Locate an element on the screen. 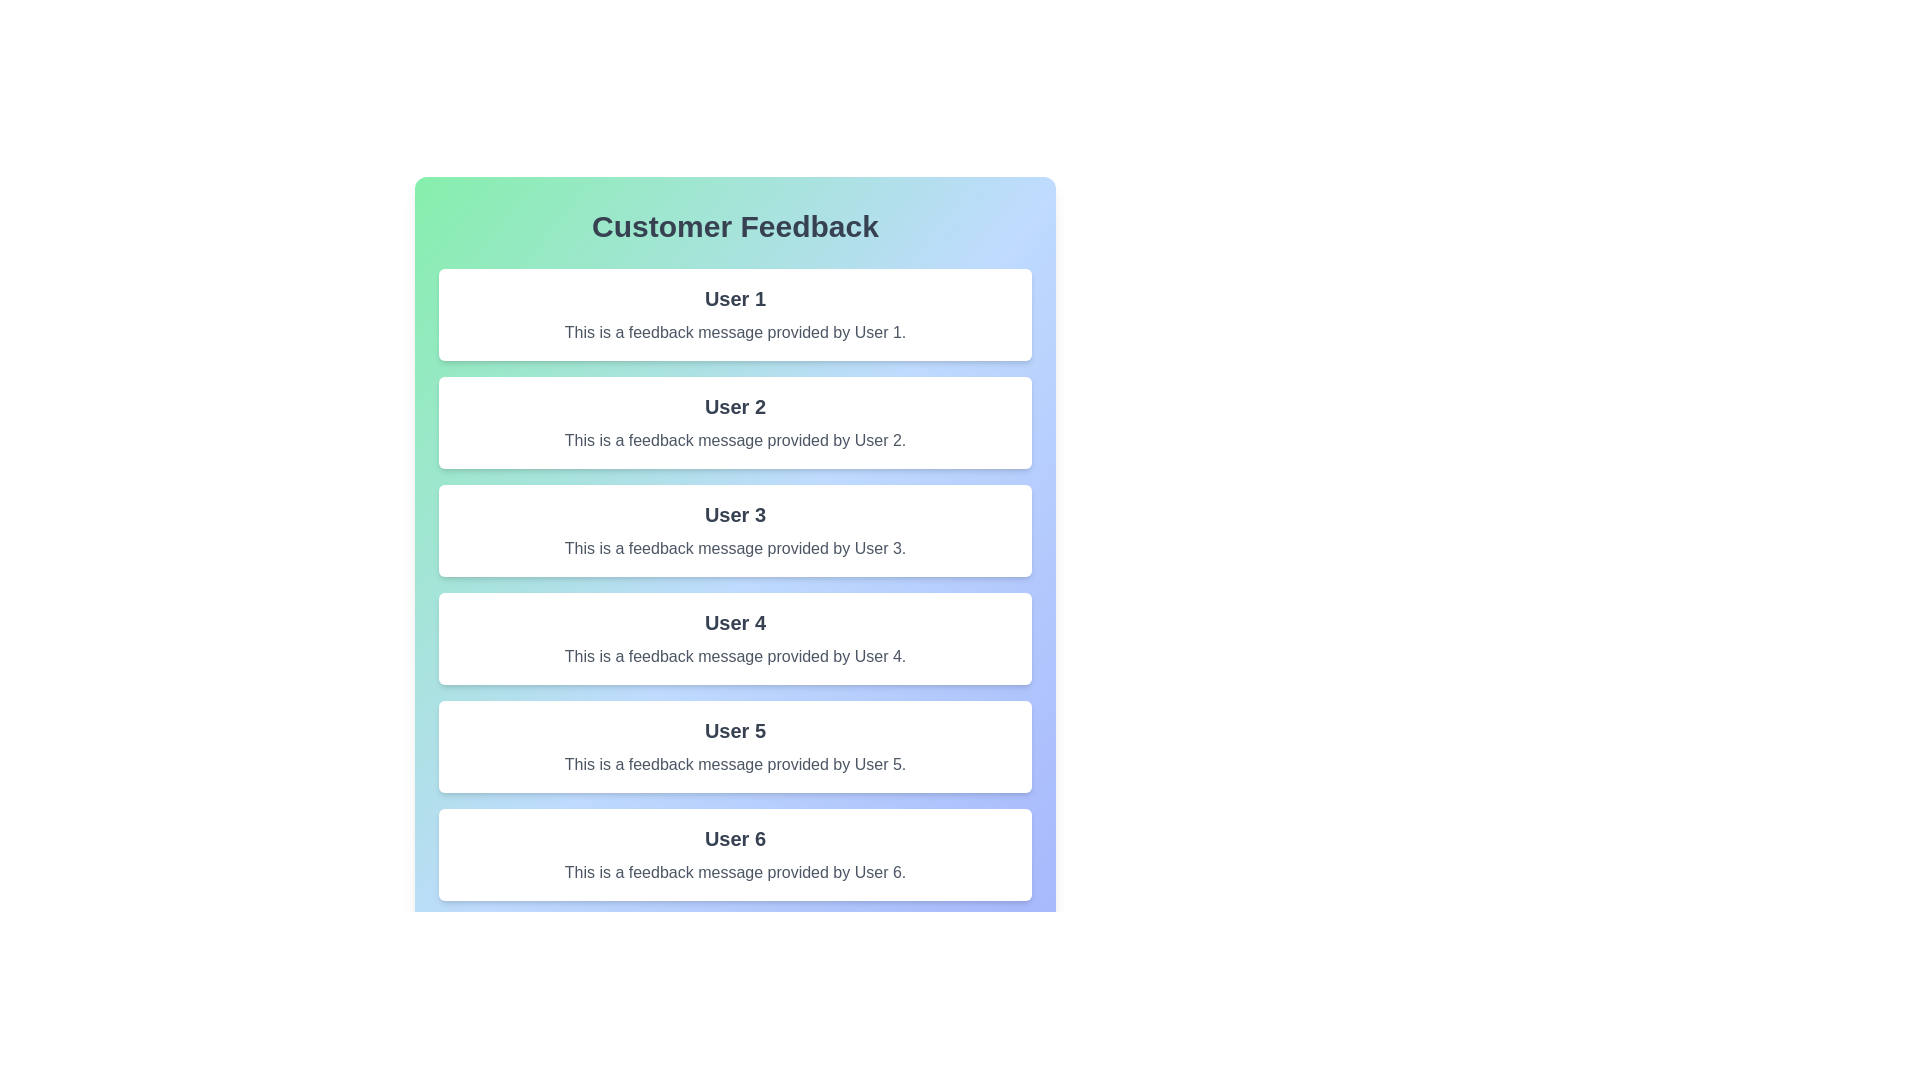 The width and height of the screenshot is (1920, 1080). the Text label that identifies the feedback from 'User 5', located at the top of the feedback message box in the 'Customer Feedback' list is located at coordinates (734, 731).